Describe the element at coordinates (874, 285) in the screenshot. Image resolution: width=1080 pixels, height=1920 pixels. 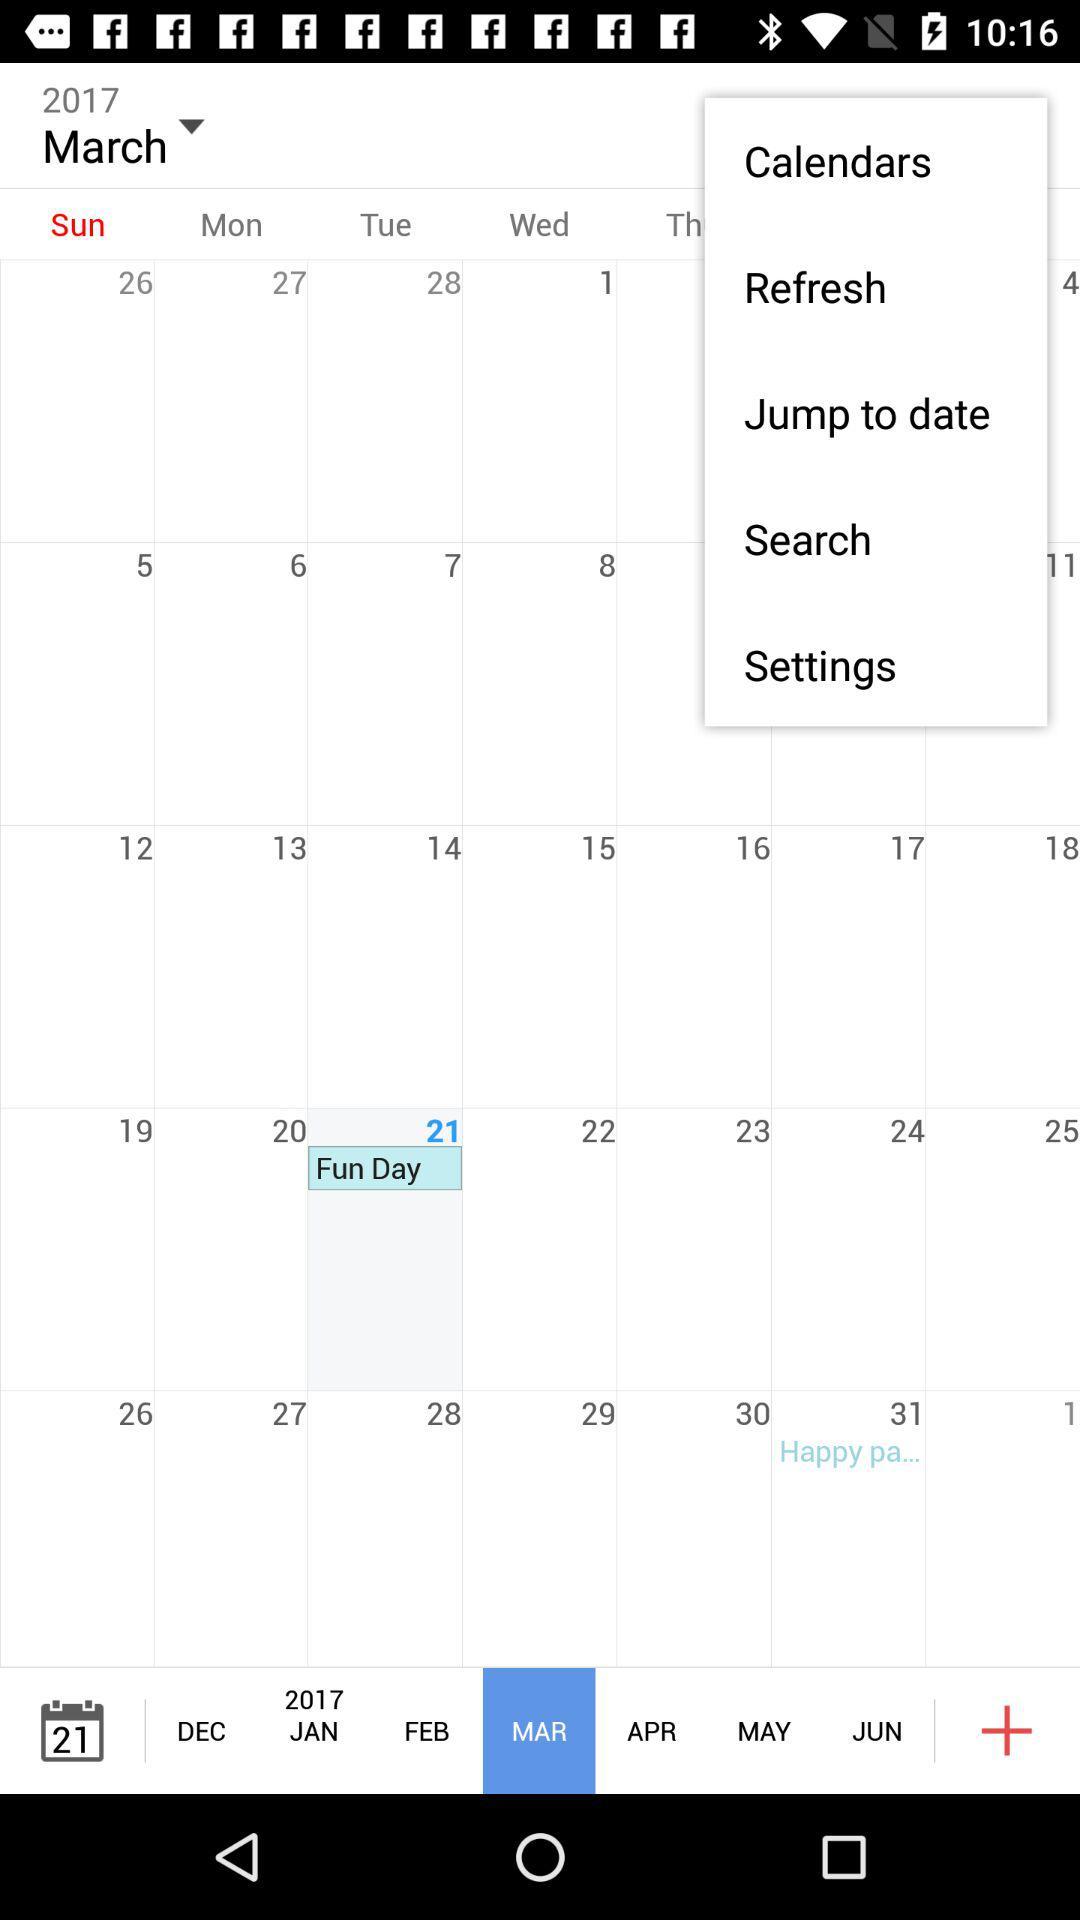
I see `item above the jump to date item` at that location.